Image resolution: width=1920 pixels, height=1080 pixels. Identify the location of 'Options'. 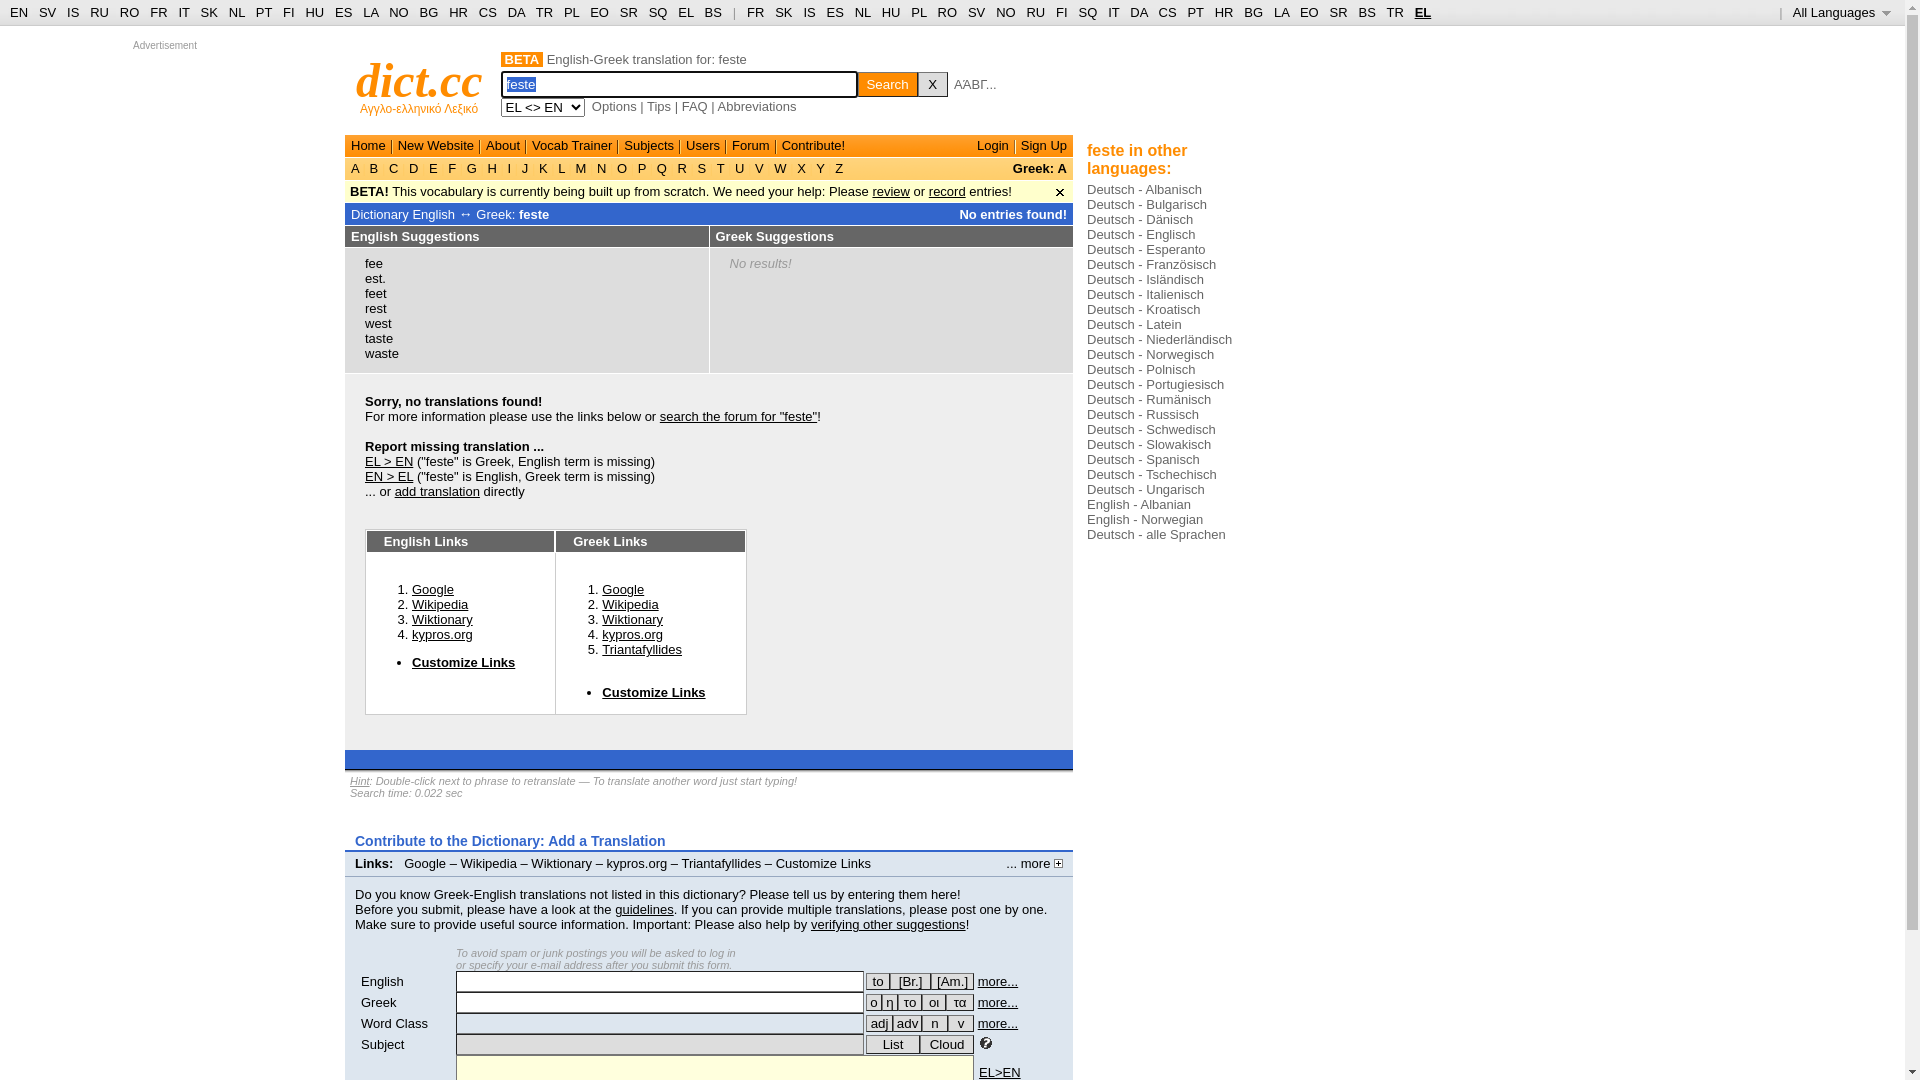
(613, 106).